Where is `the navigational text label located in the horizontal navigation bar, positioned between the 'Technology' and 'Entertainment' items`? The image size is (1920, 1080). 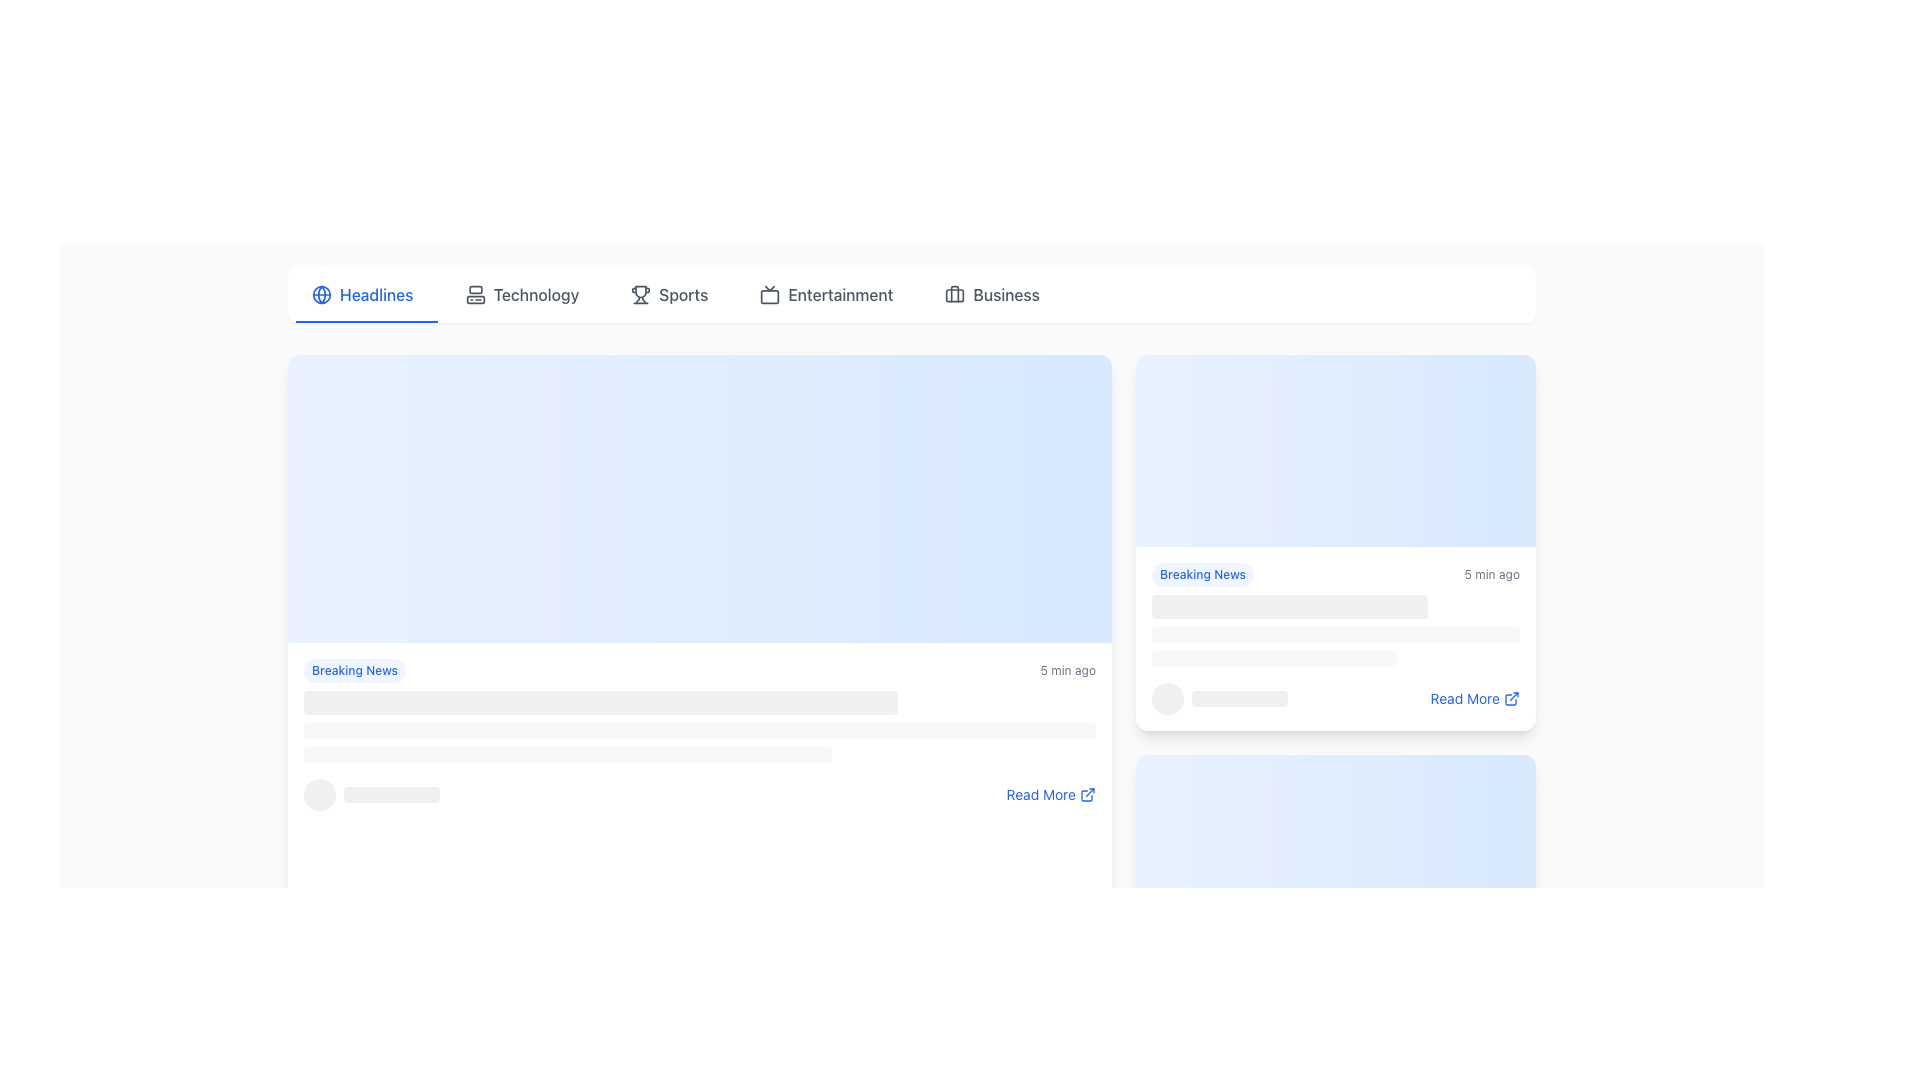
the navigational text label located in the horizontal navigation bar, positioned between the 'Technology' and 'Entertainment' items is located at coordinates (683, 294).